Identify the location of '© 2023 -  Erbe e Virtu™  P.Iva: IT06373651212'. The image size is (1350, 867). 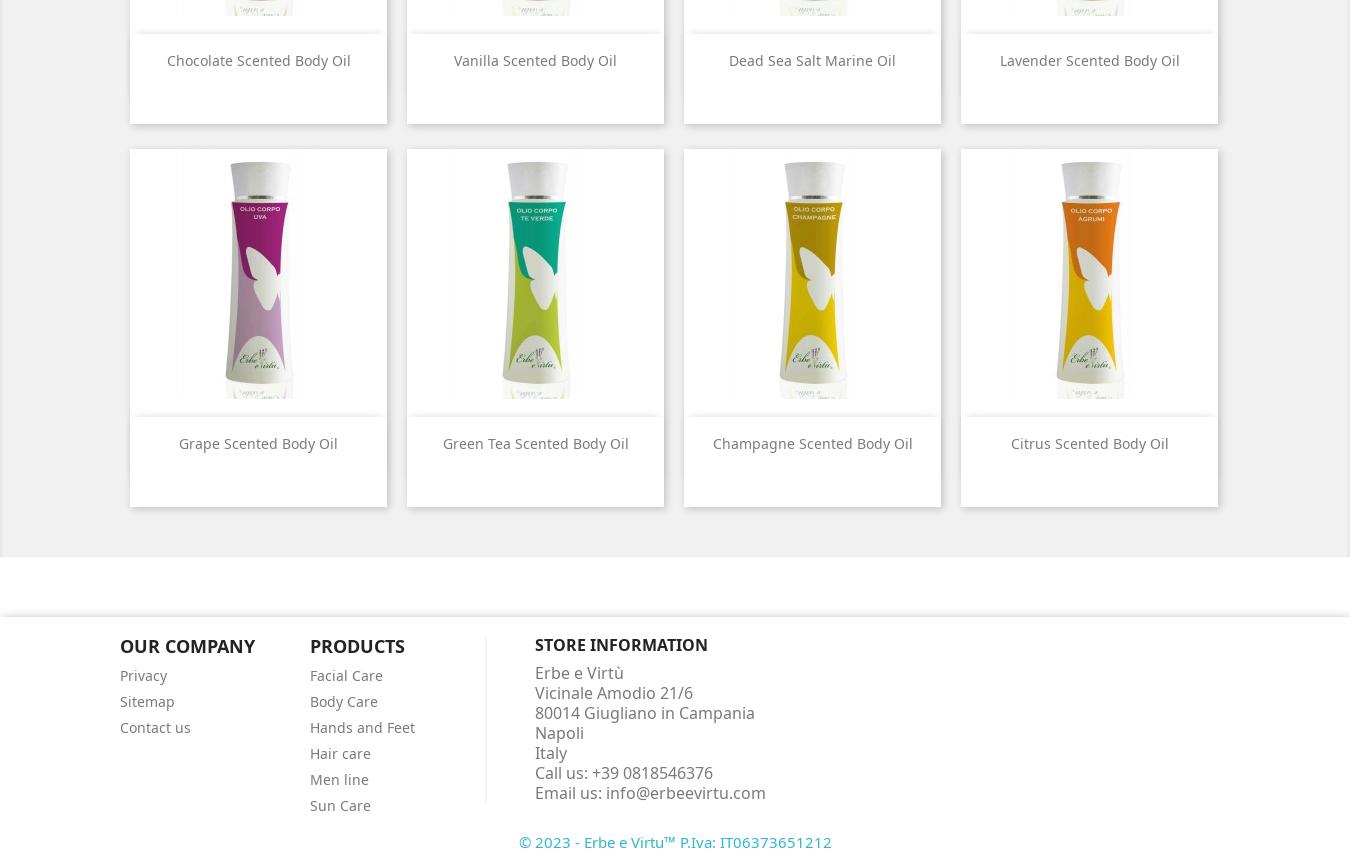
(674, 839).